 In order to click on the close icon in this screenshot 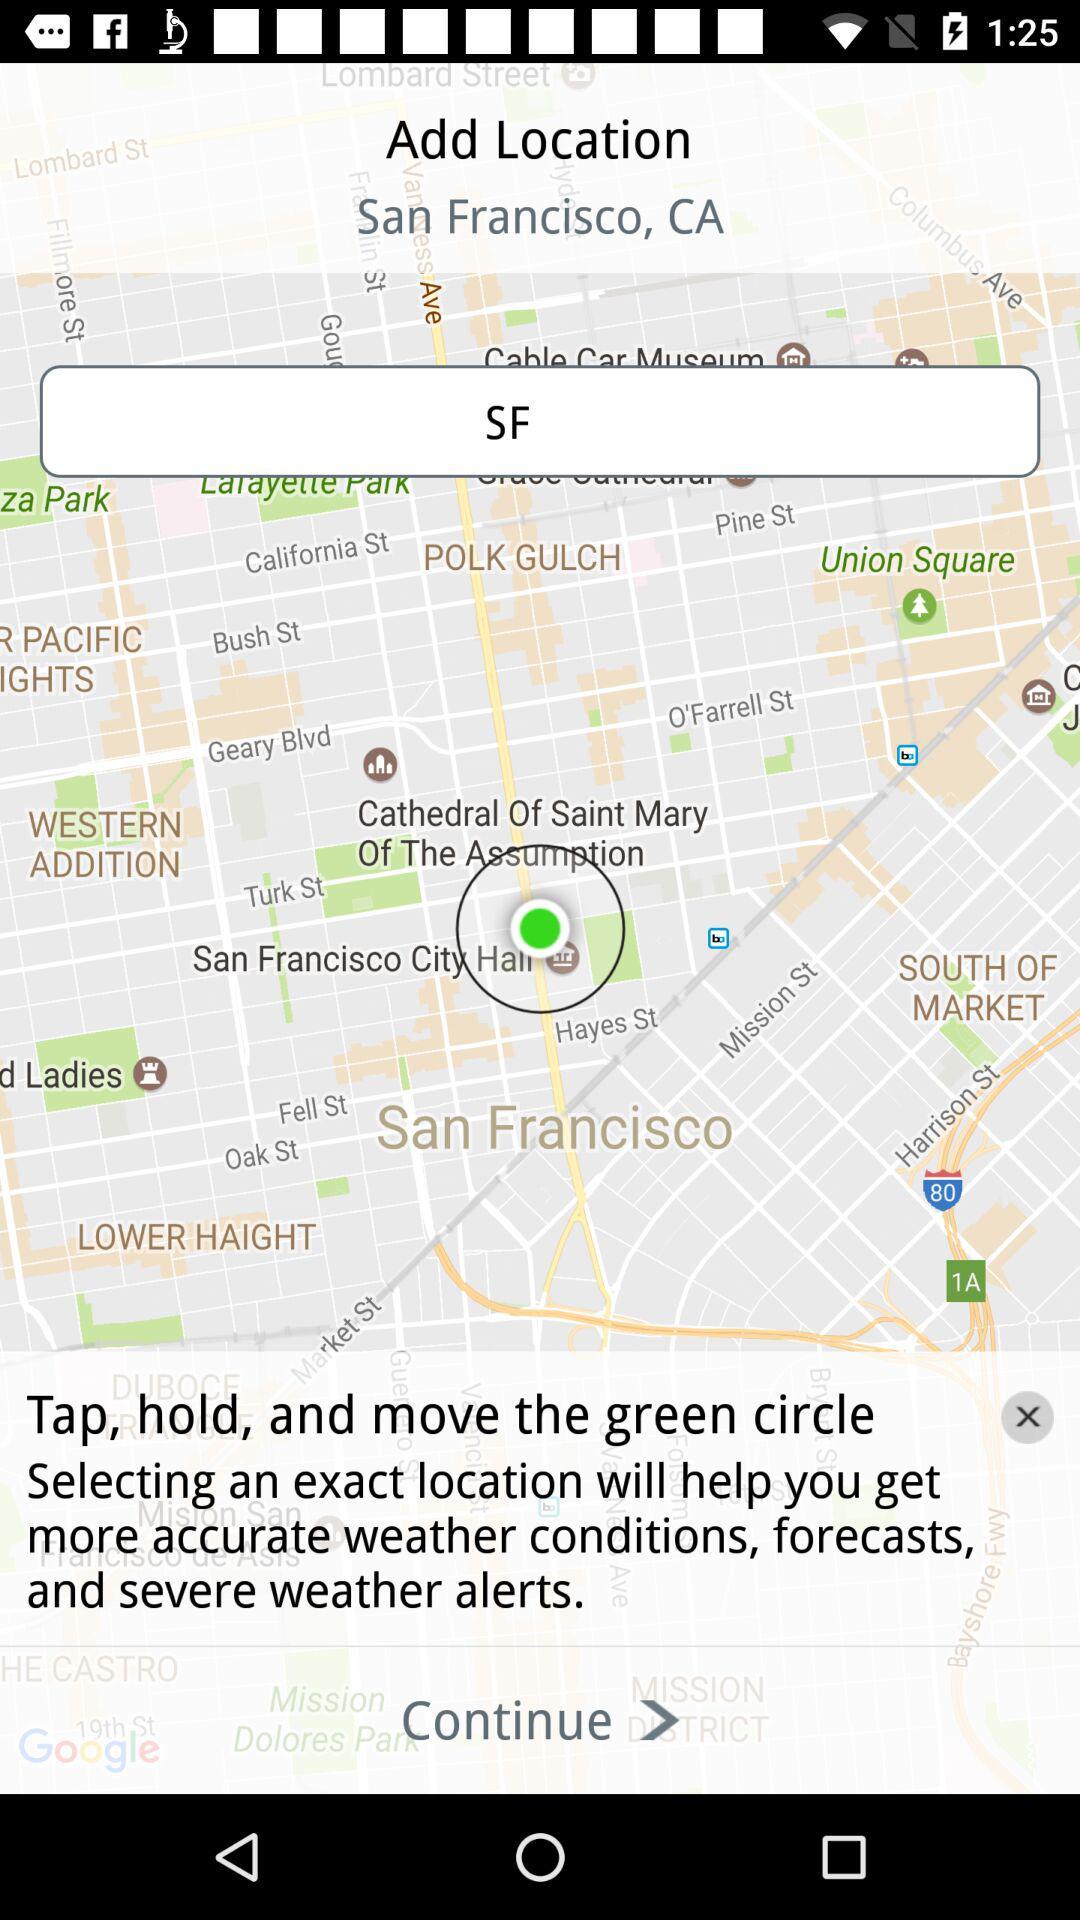, I will do `click(1027, 1416)`.